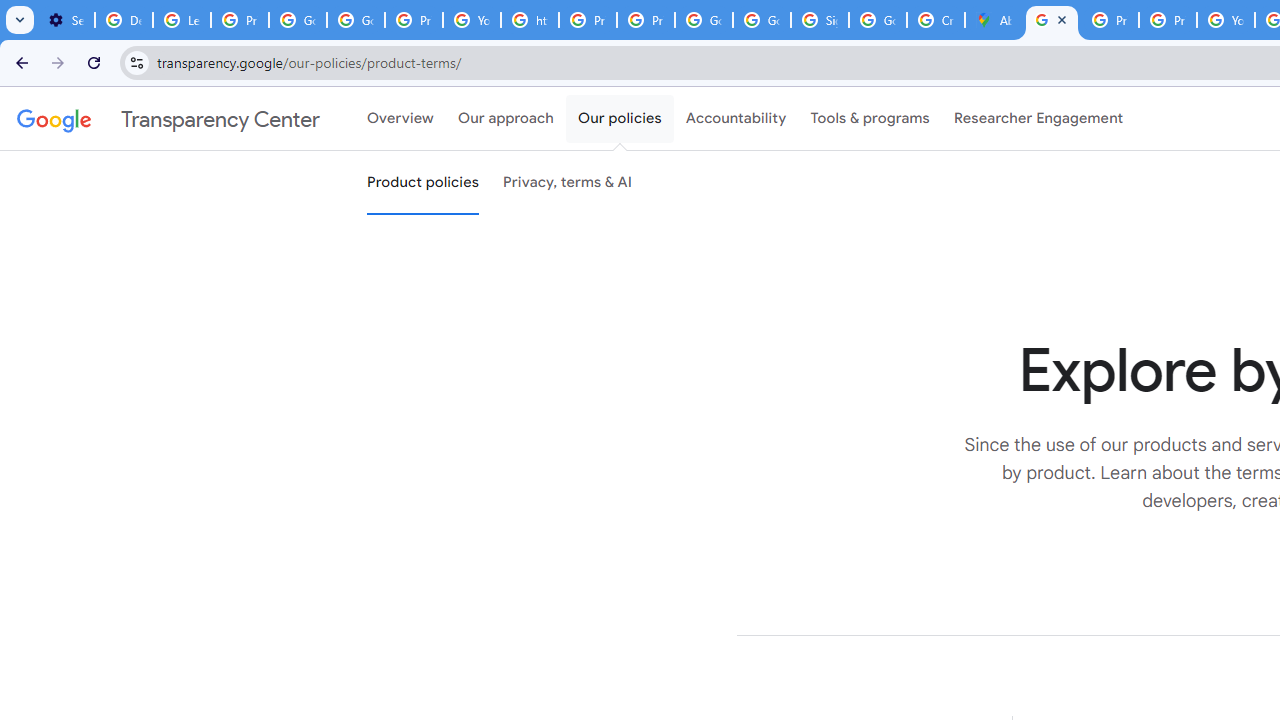  Describe the element at coordinates (1038, 119) in the screenshot. I see `'Researcher Engagement'` at that location.